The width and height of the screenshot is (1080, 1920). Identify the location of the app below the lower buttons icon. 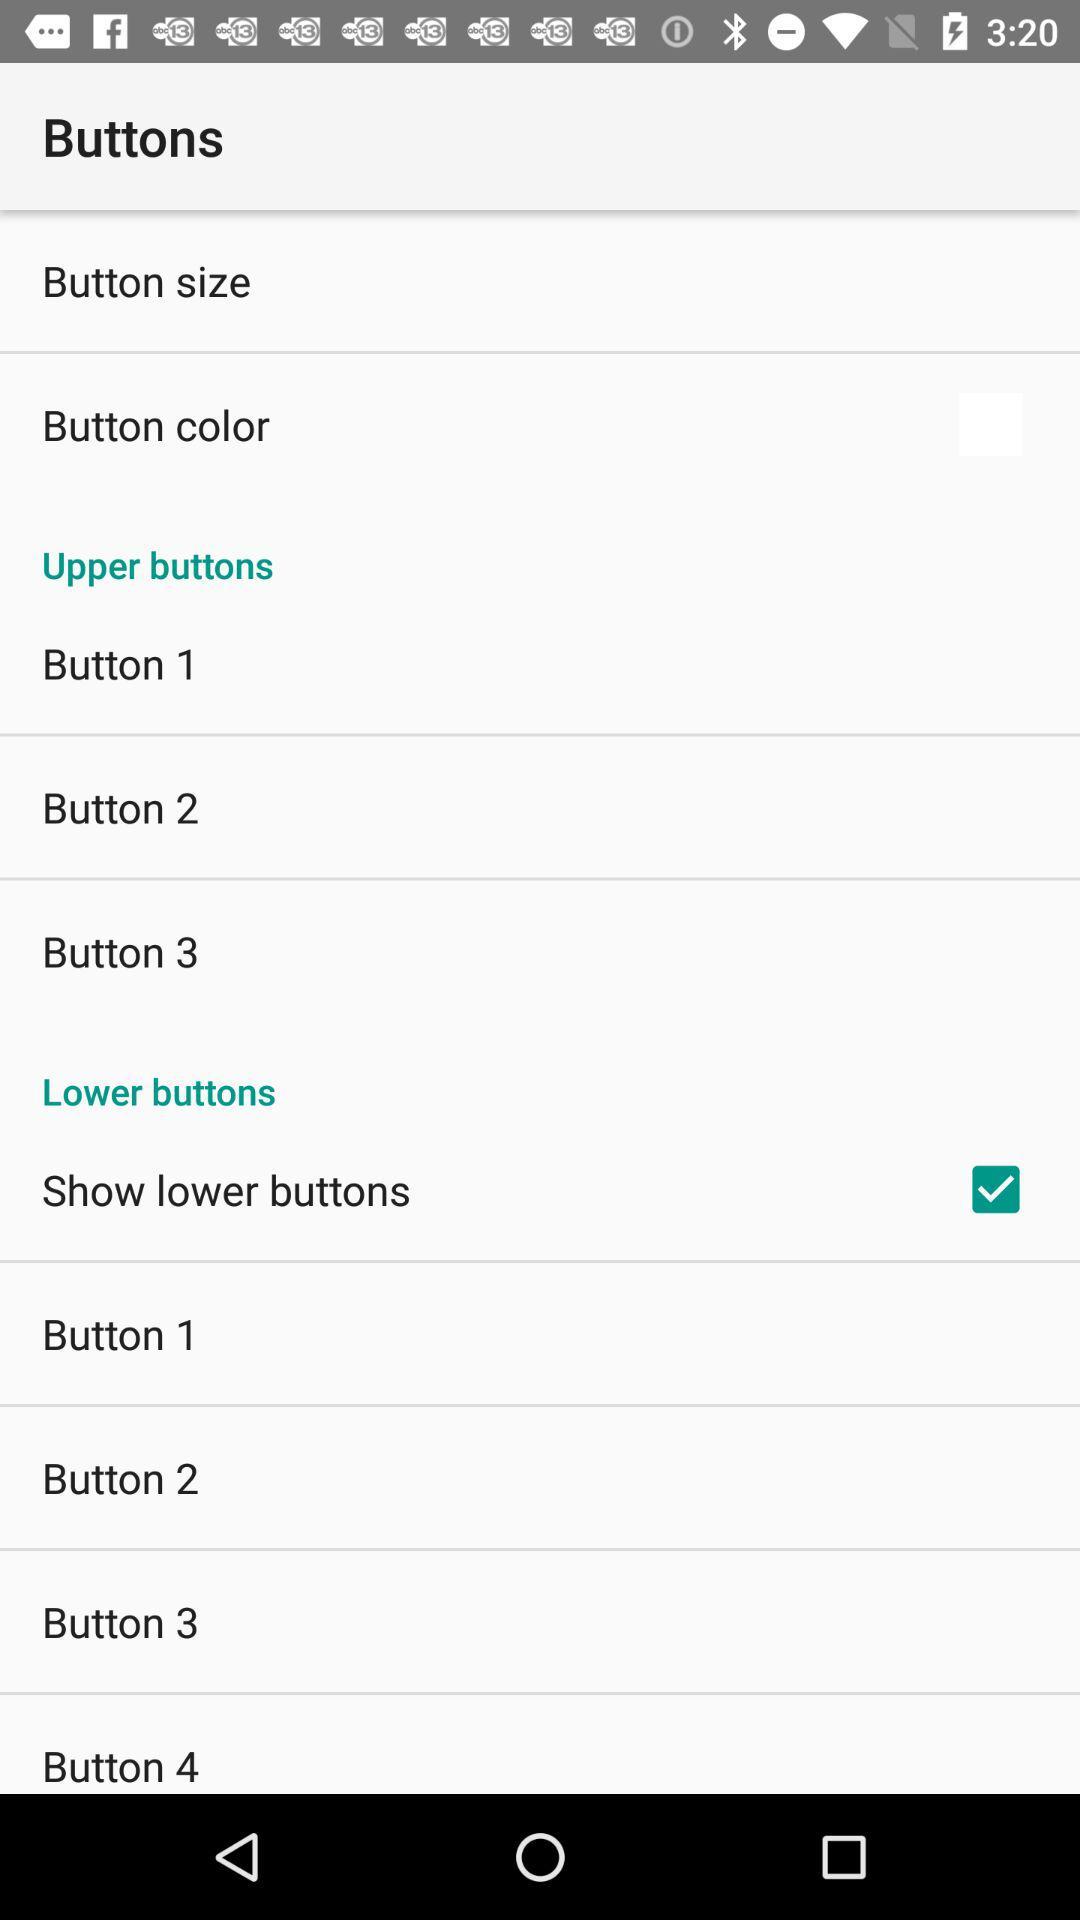
(995, 1189).